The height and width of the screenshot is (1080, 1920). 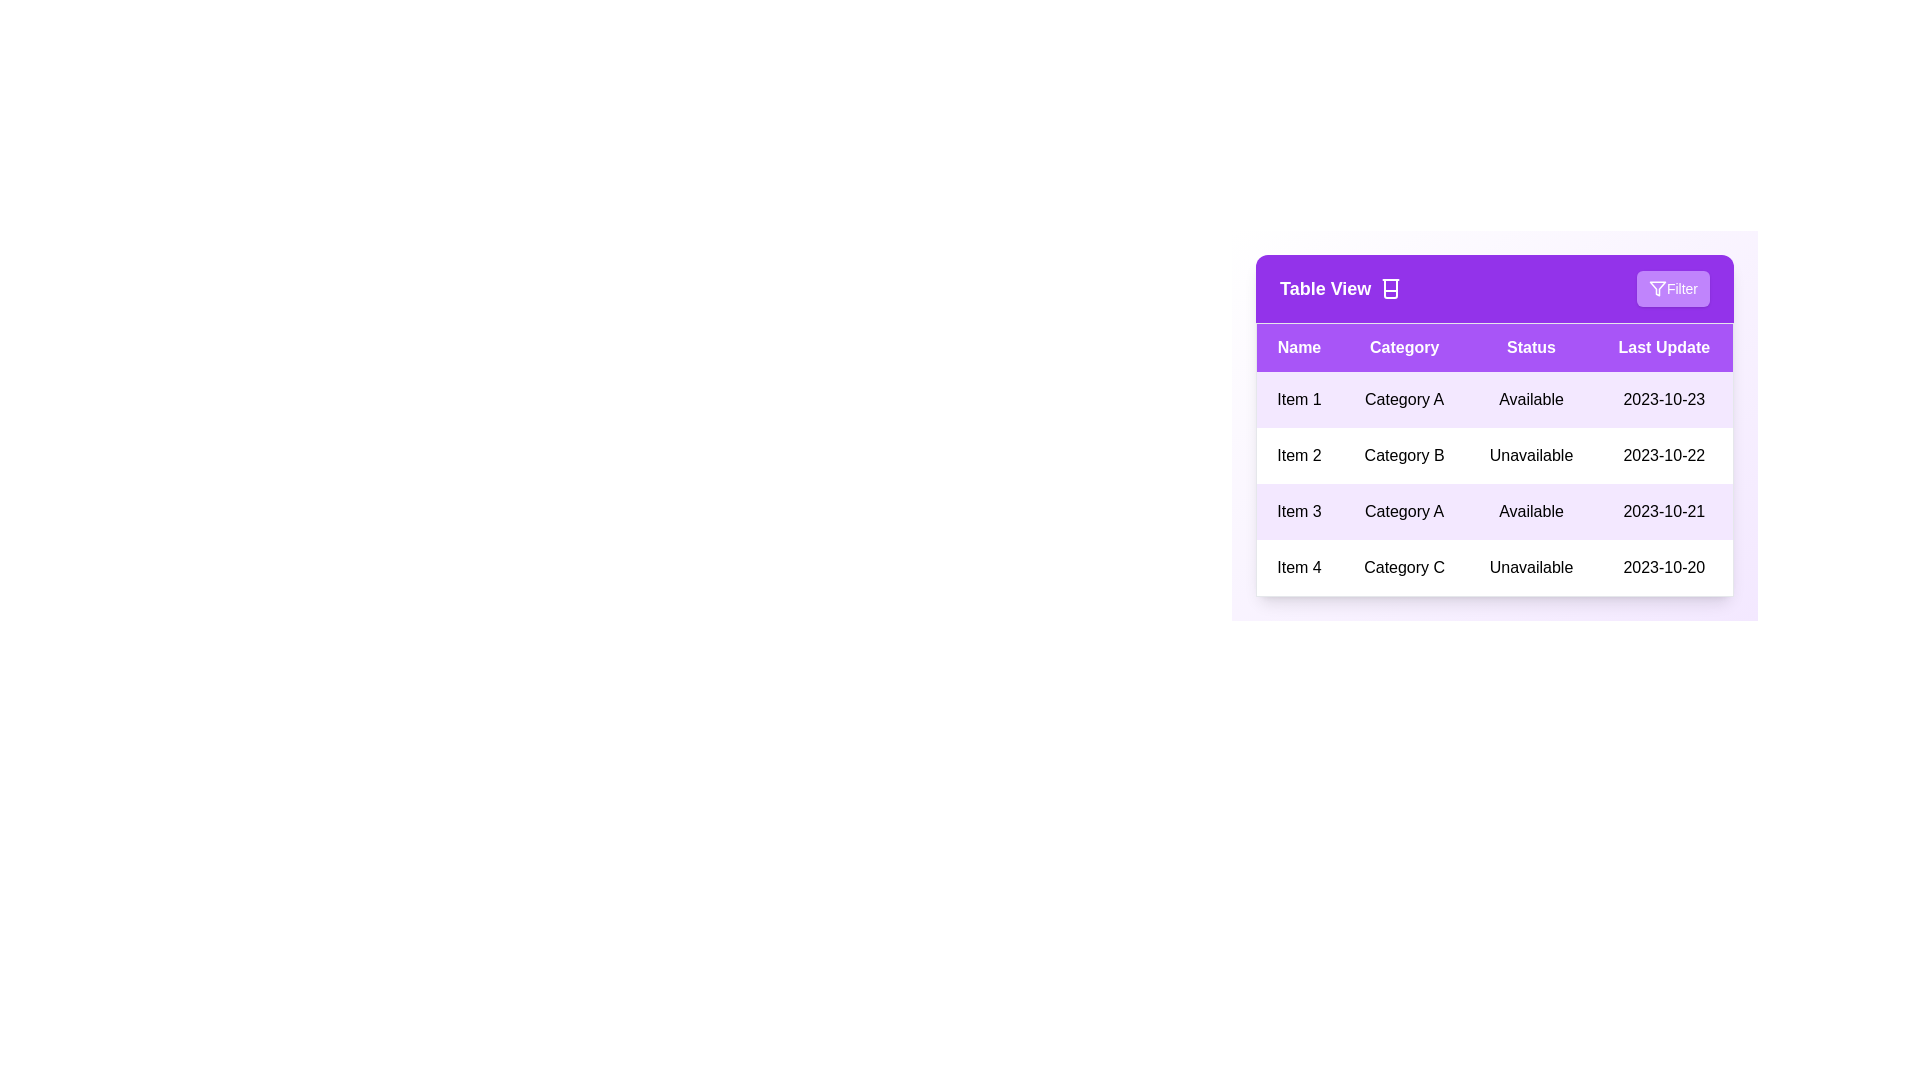 What do you see at coordinates (1299, 346) in the screenshot?
I see `the header Name to sort the table by that column` at bounding box center [1299, 346].